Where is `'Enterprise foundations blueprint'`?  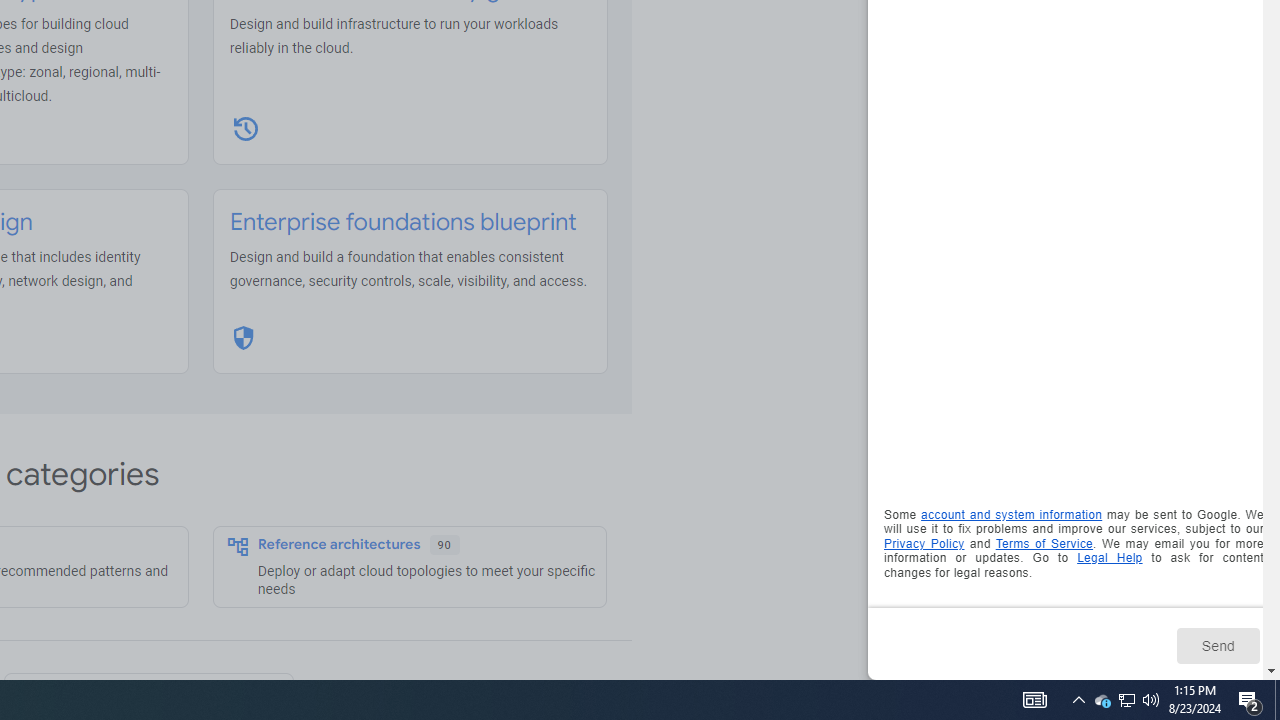
'Enterprise foundations blueprint' is located at coordinates (402, 222).